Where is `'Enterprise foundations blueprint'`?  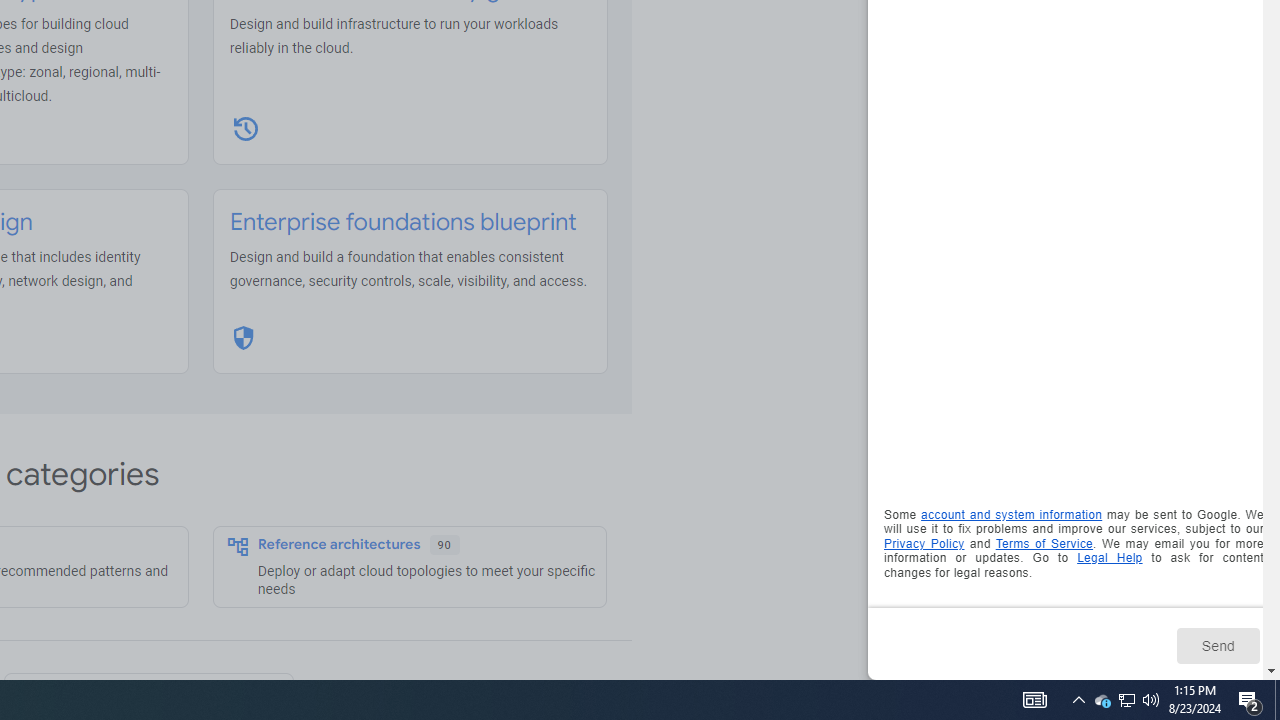
'Enterprise foundations blueprint' is located at coordinates (402, 222).